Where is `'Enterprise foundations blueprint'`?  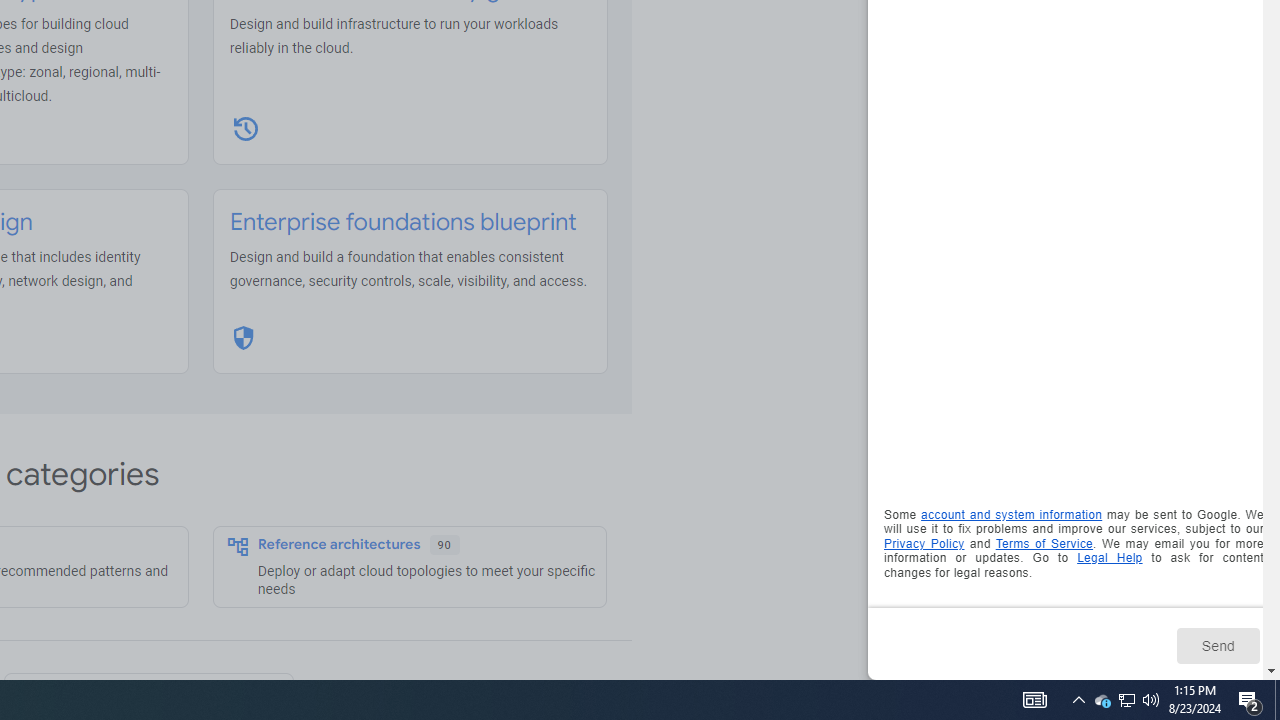
'Enterprise foundations blueprint' is located at coordinates (402, 222).